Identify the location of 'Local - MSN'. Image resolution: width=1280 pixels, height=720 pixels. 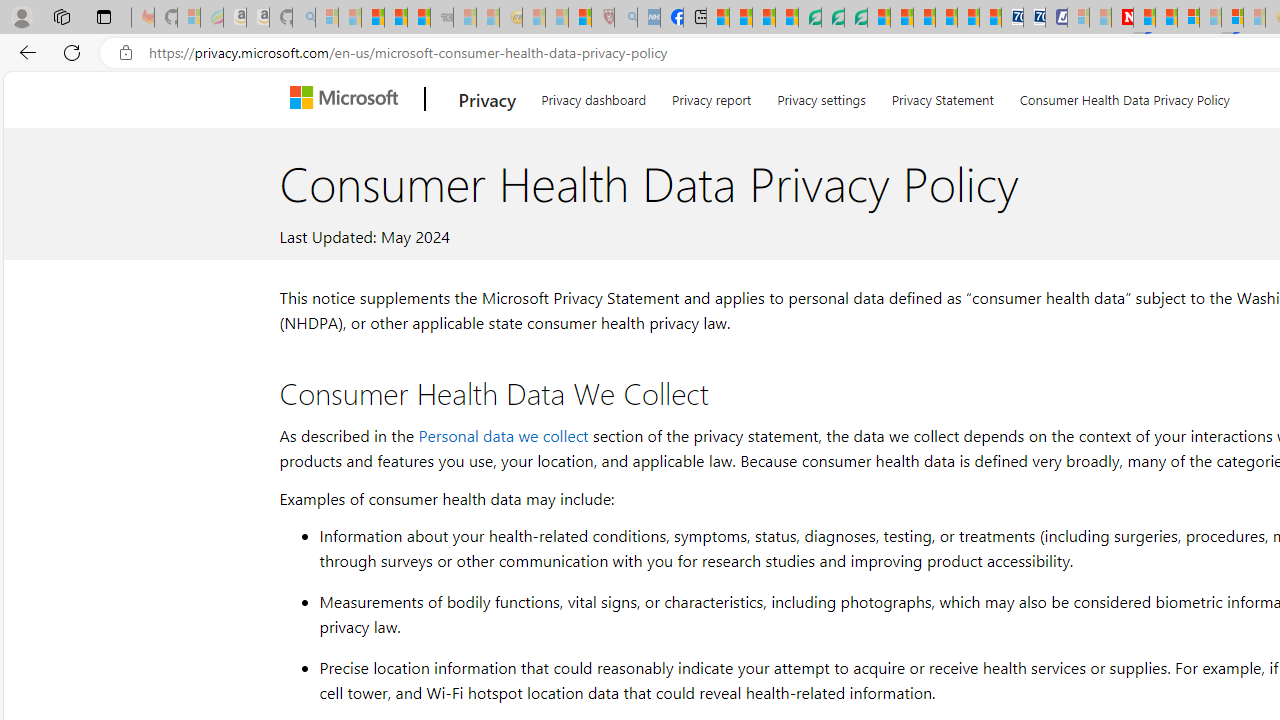
(579, 17).